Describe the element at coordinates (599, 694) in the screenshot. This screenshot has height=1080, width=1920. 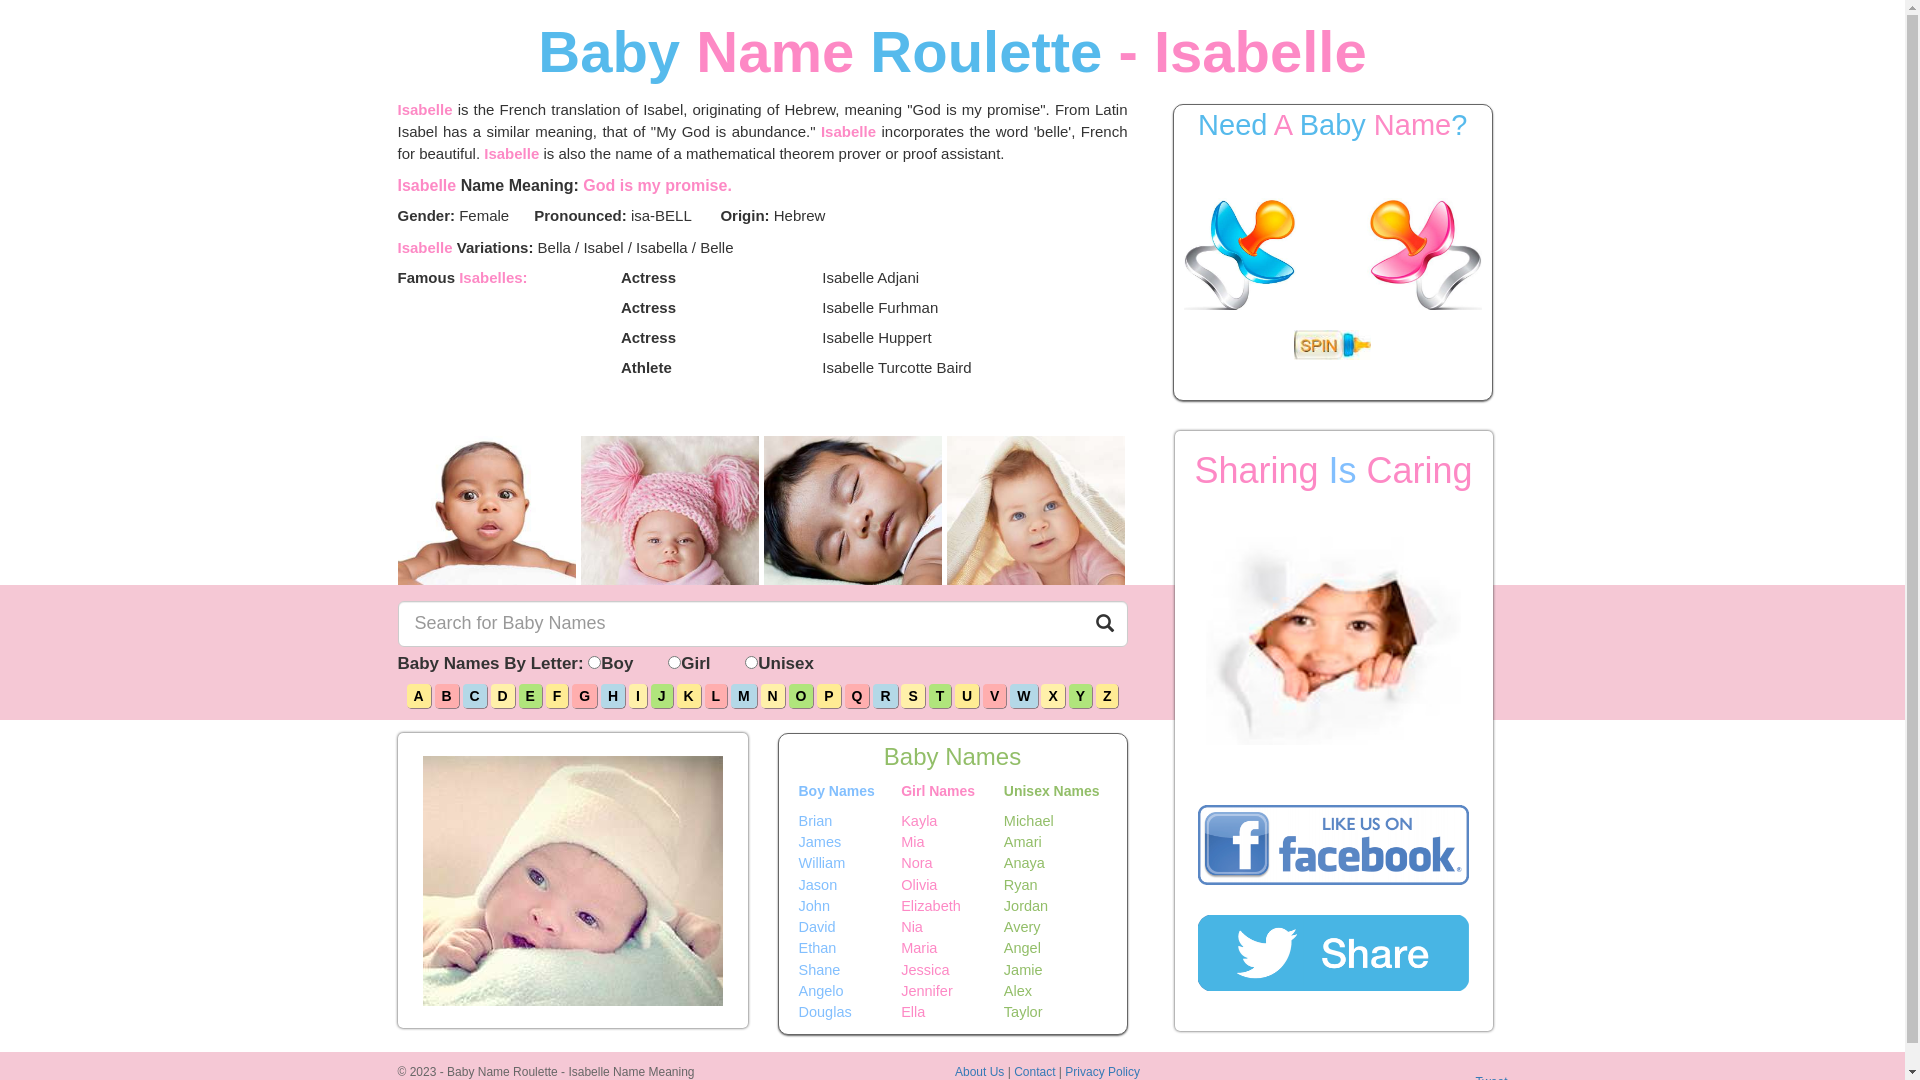
I see `'H'` at that location.